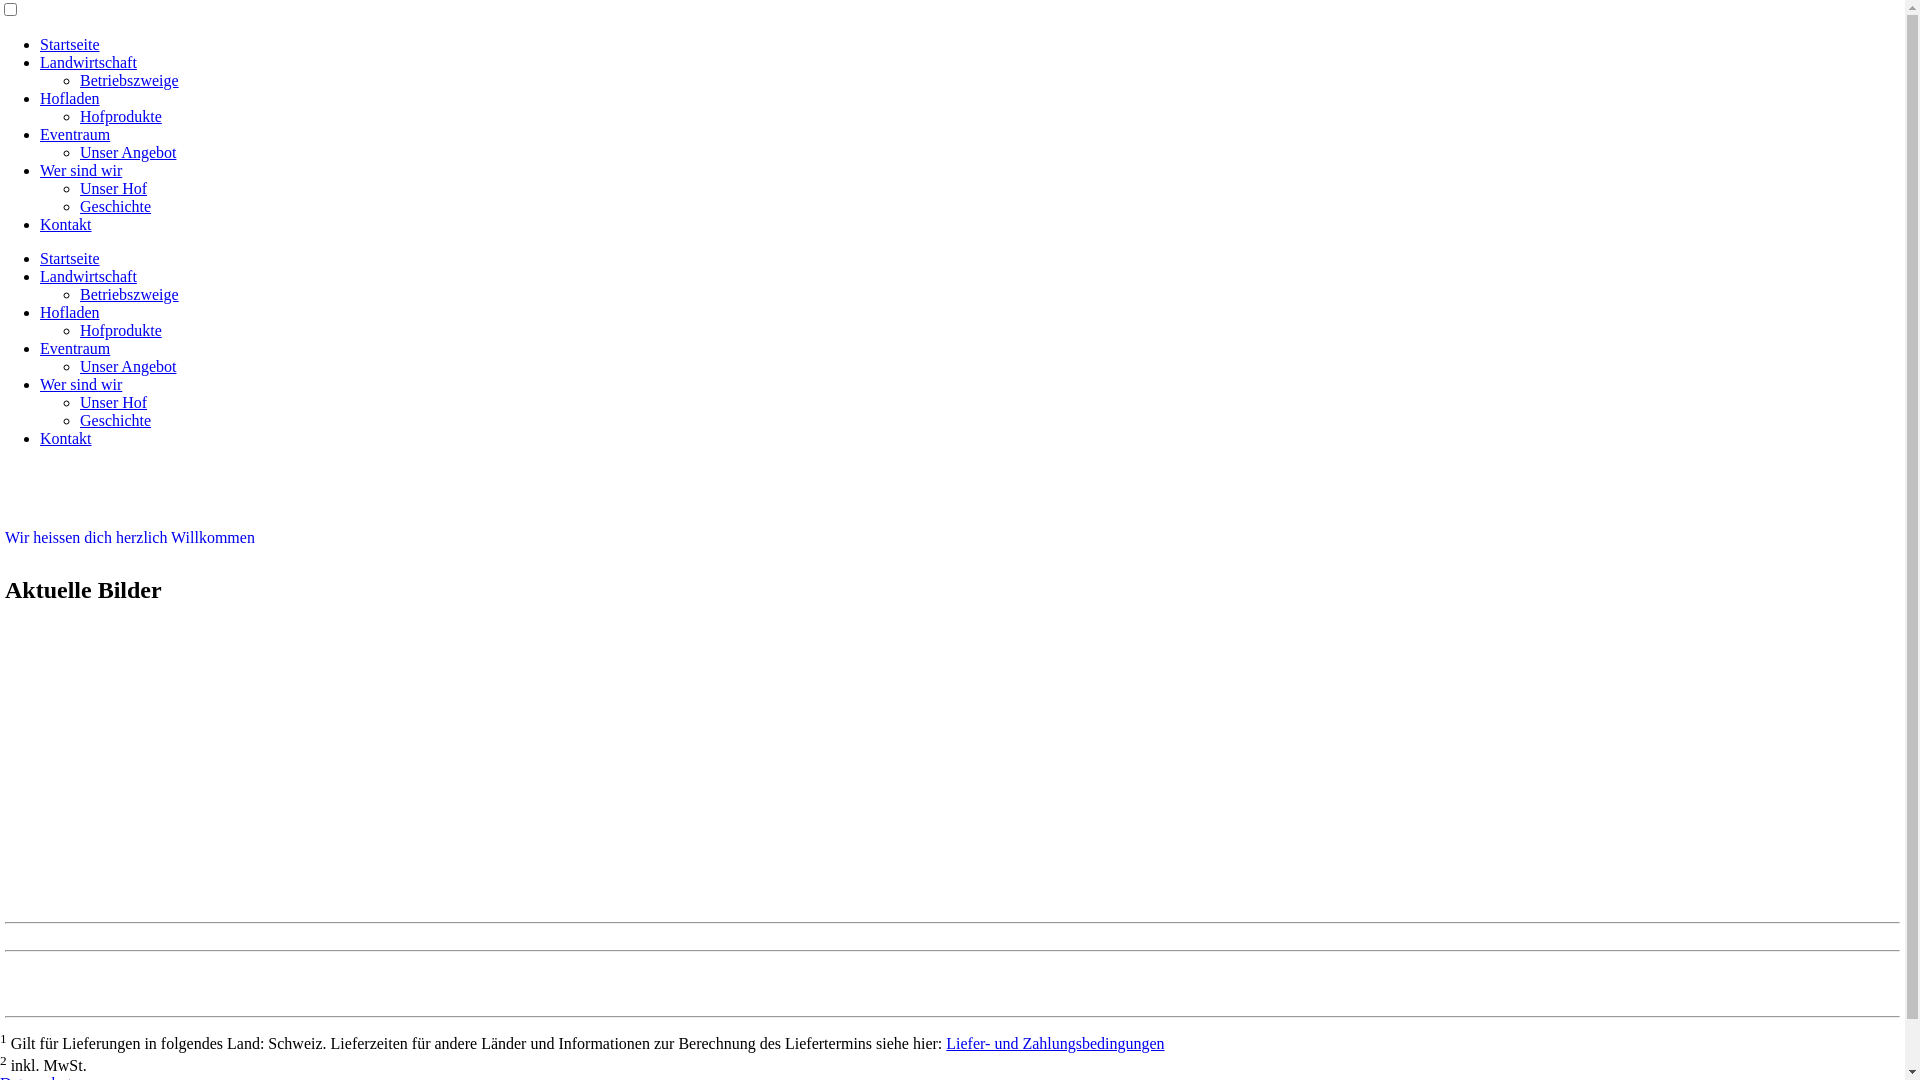  I want to click on 'Landwirtschaft', so click(39, 61).